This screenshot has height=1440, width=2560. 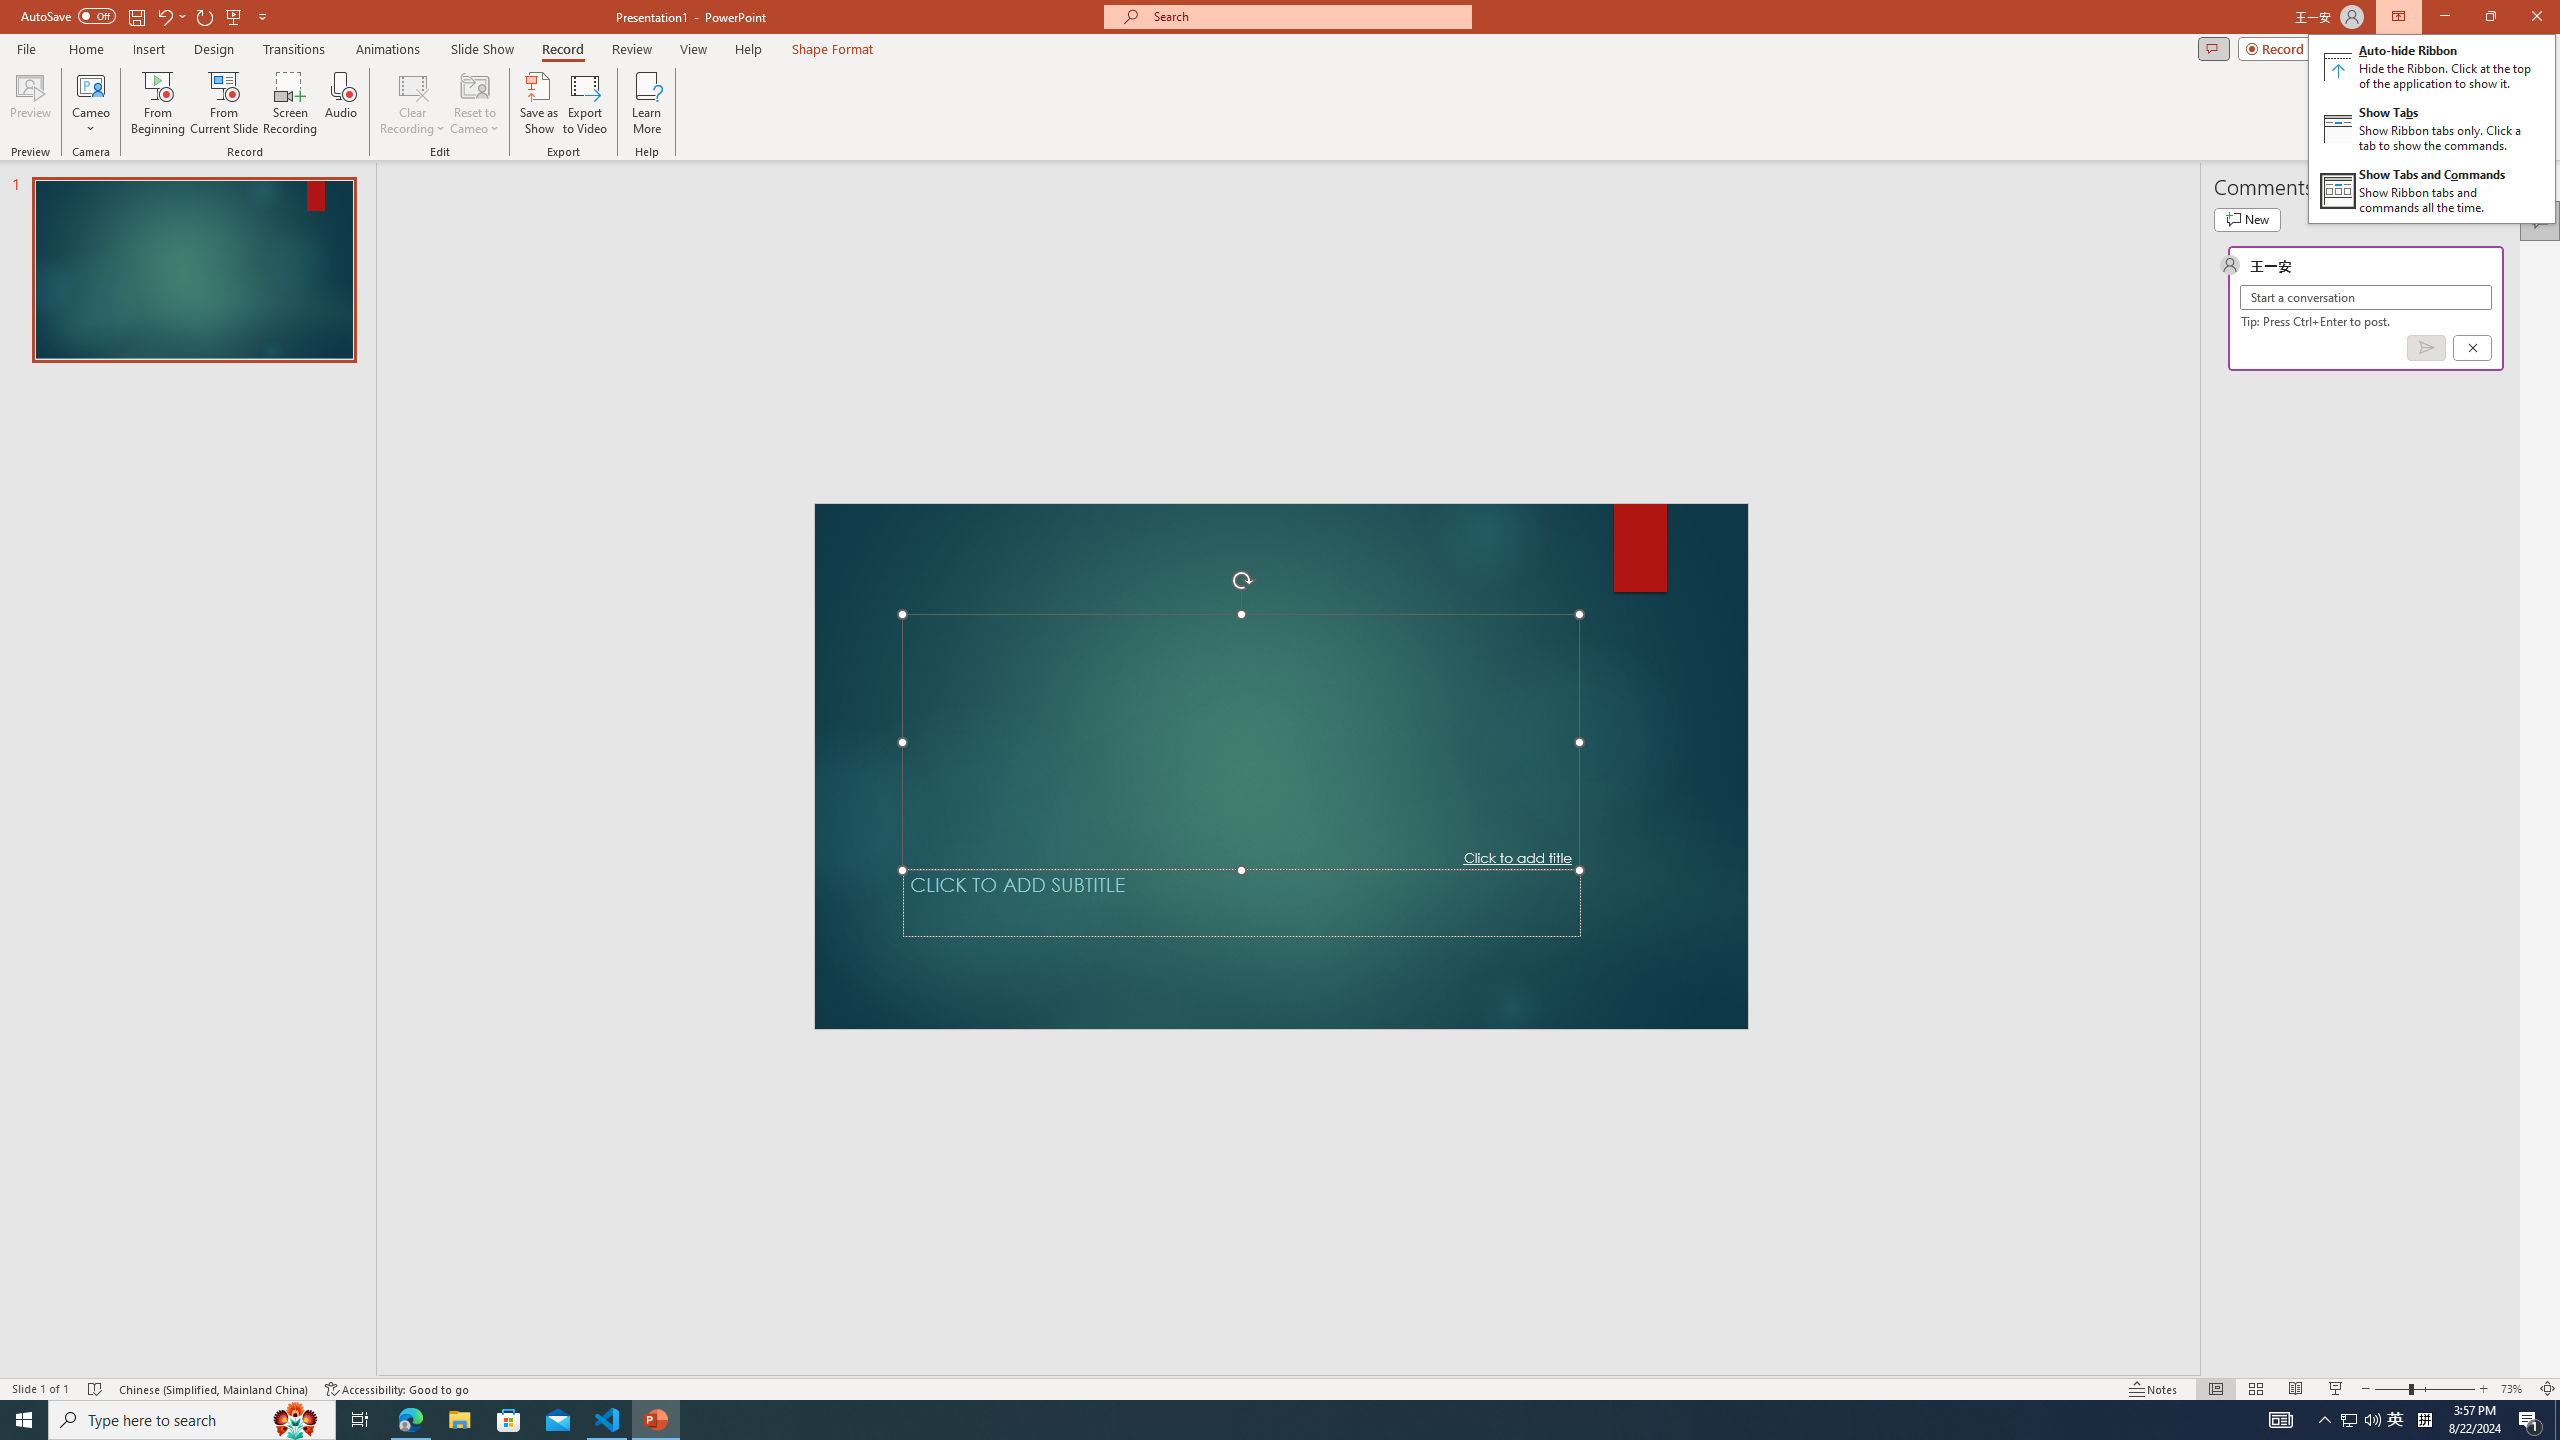 I want to click on 'Transitions', so click(x=293, y=49).